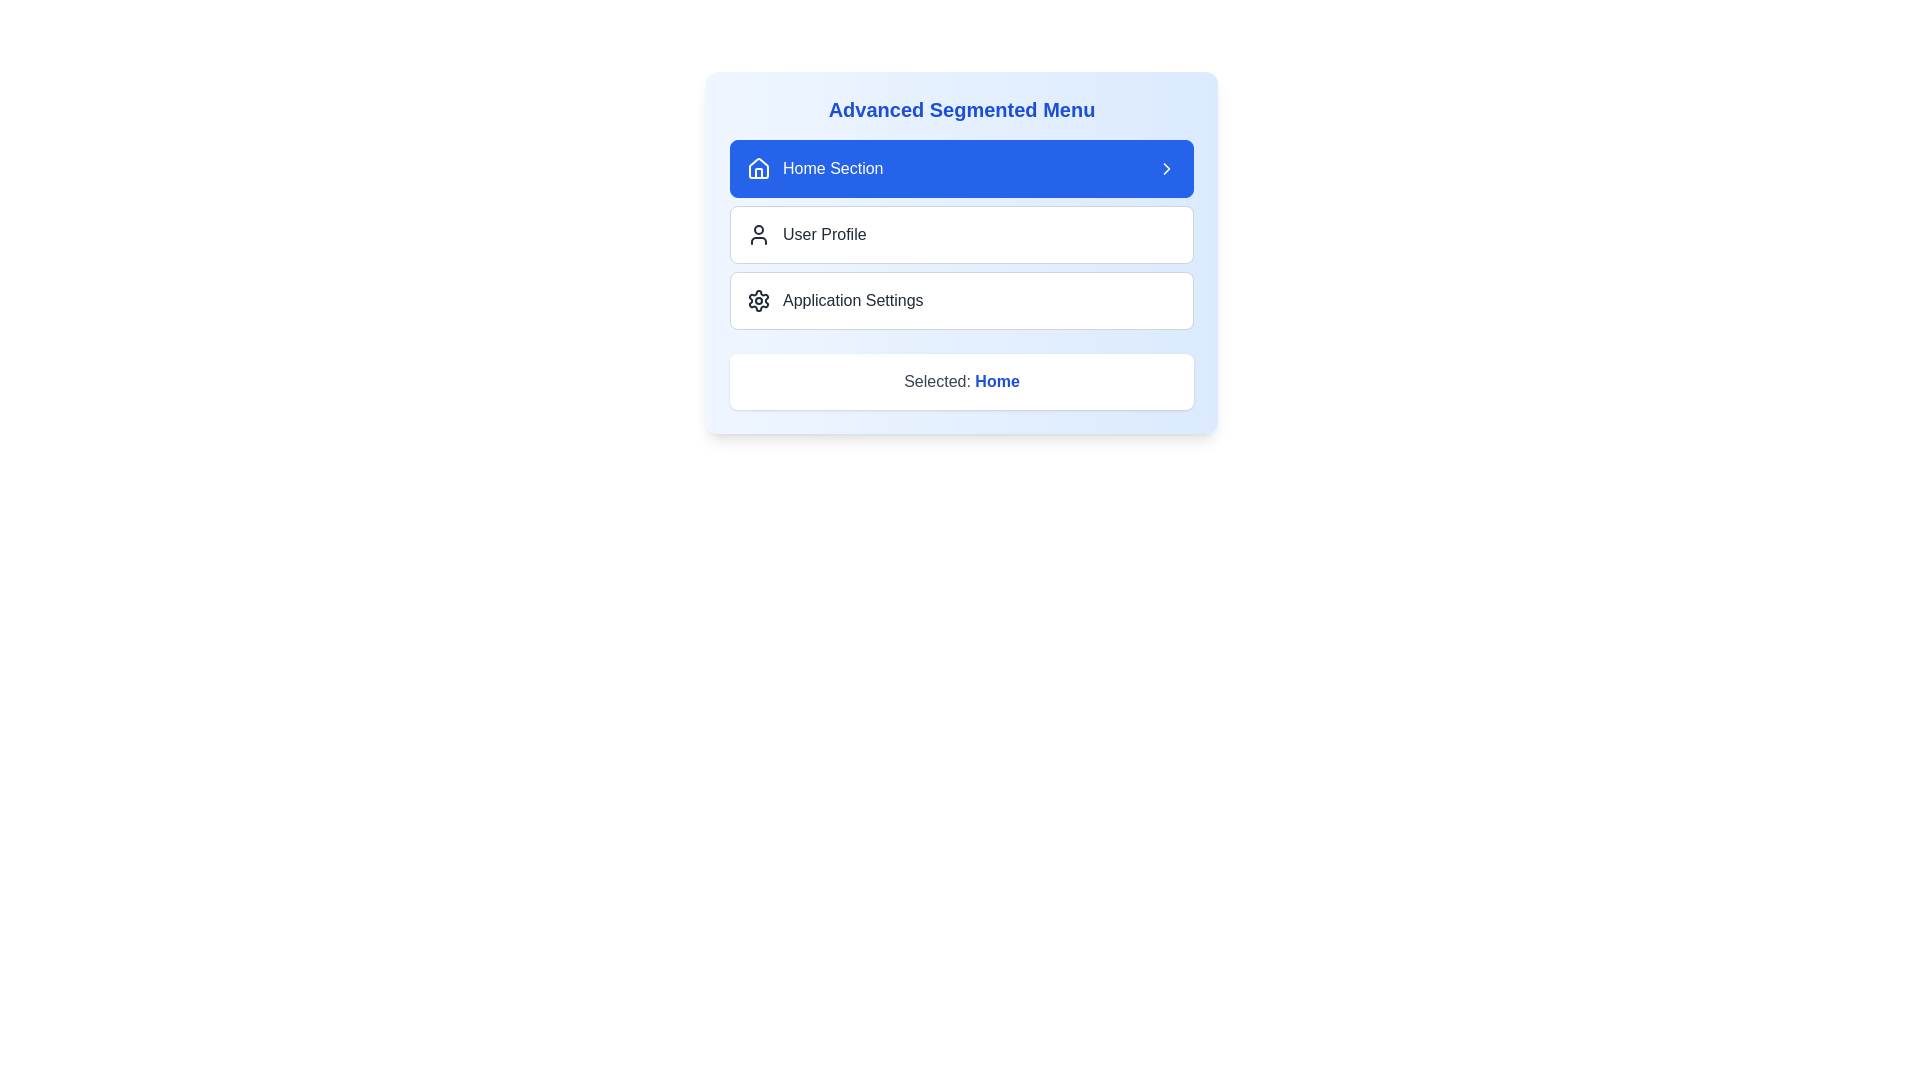 The image size is (1920, 1080). I want to click on the cogwheel-shaped icon, which is black with a white outline, representing settings in the segmented menu interface under 'Application Settings', so click(757, 300).